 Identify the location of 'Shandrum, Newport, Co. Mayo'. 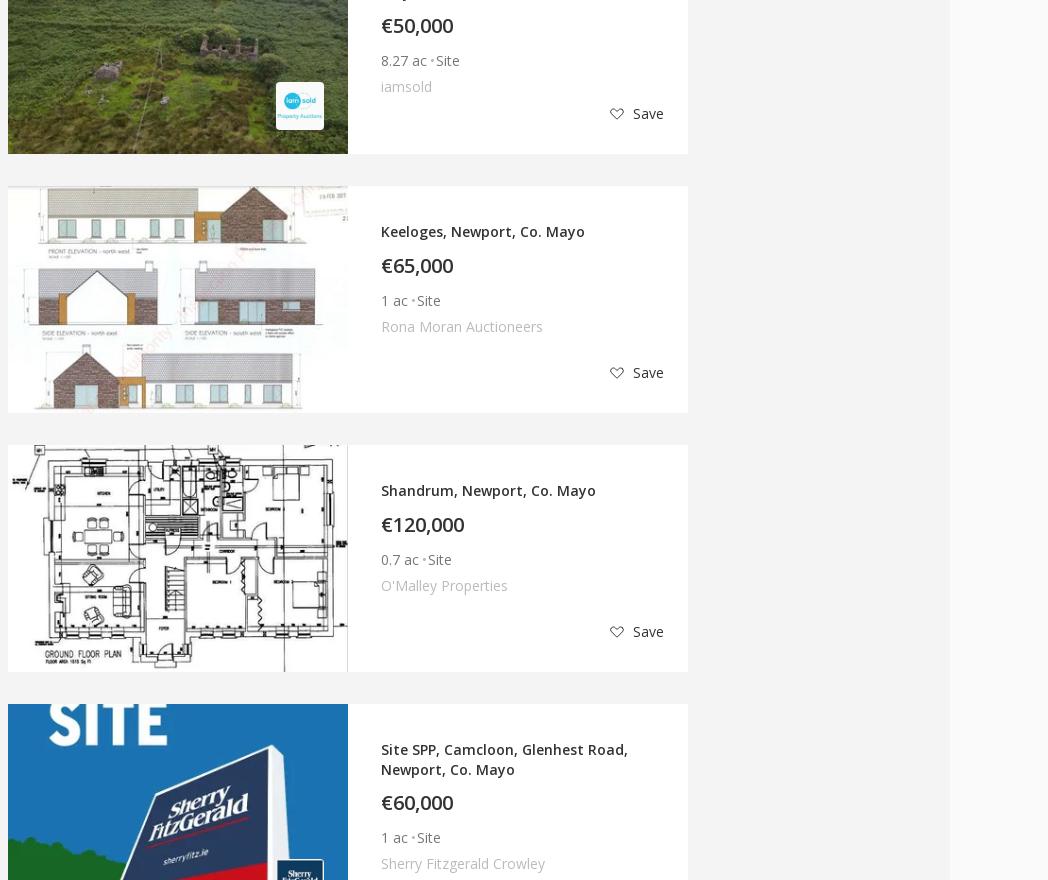
(488, 490).